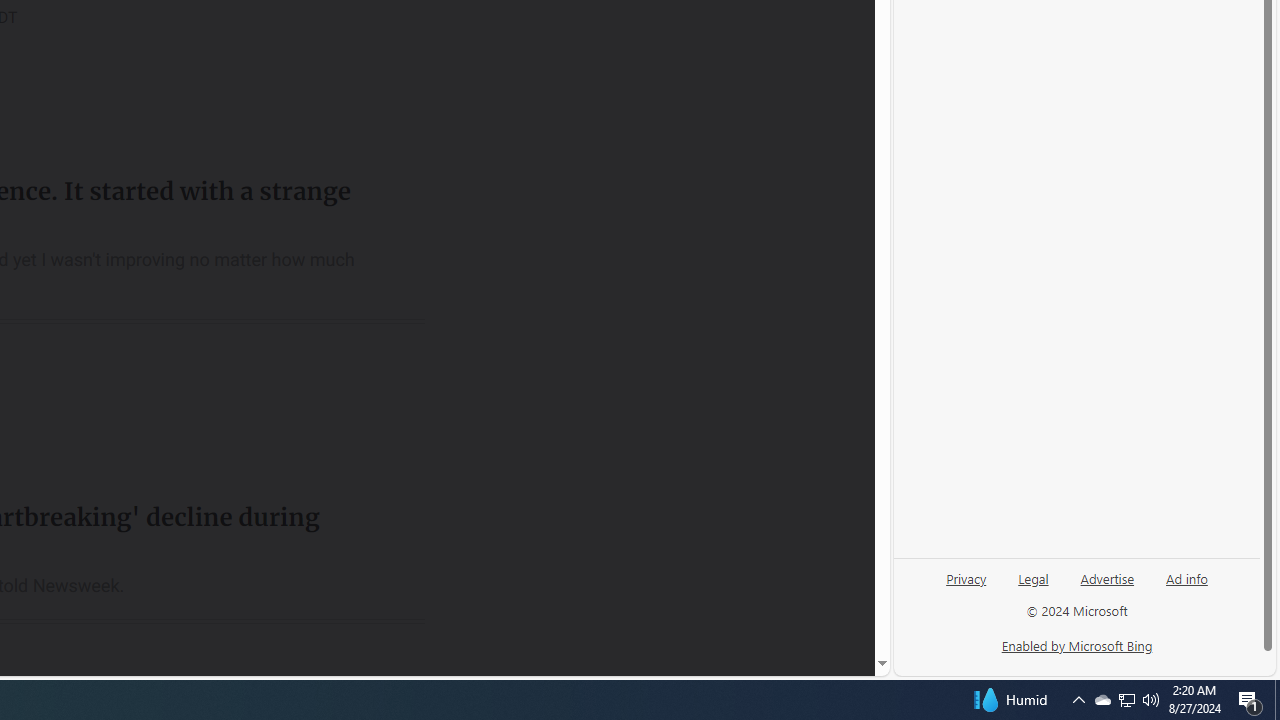 The height and width of the screenshot is (720, 1280). Describe the element at coordinates (967, 585) in the screenshot. I see `'Privacy'` at that location.